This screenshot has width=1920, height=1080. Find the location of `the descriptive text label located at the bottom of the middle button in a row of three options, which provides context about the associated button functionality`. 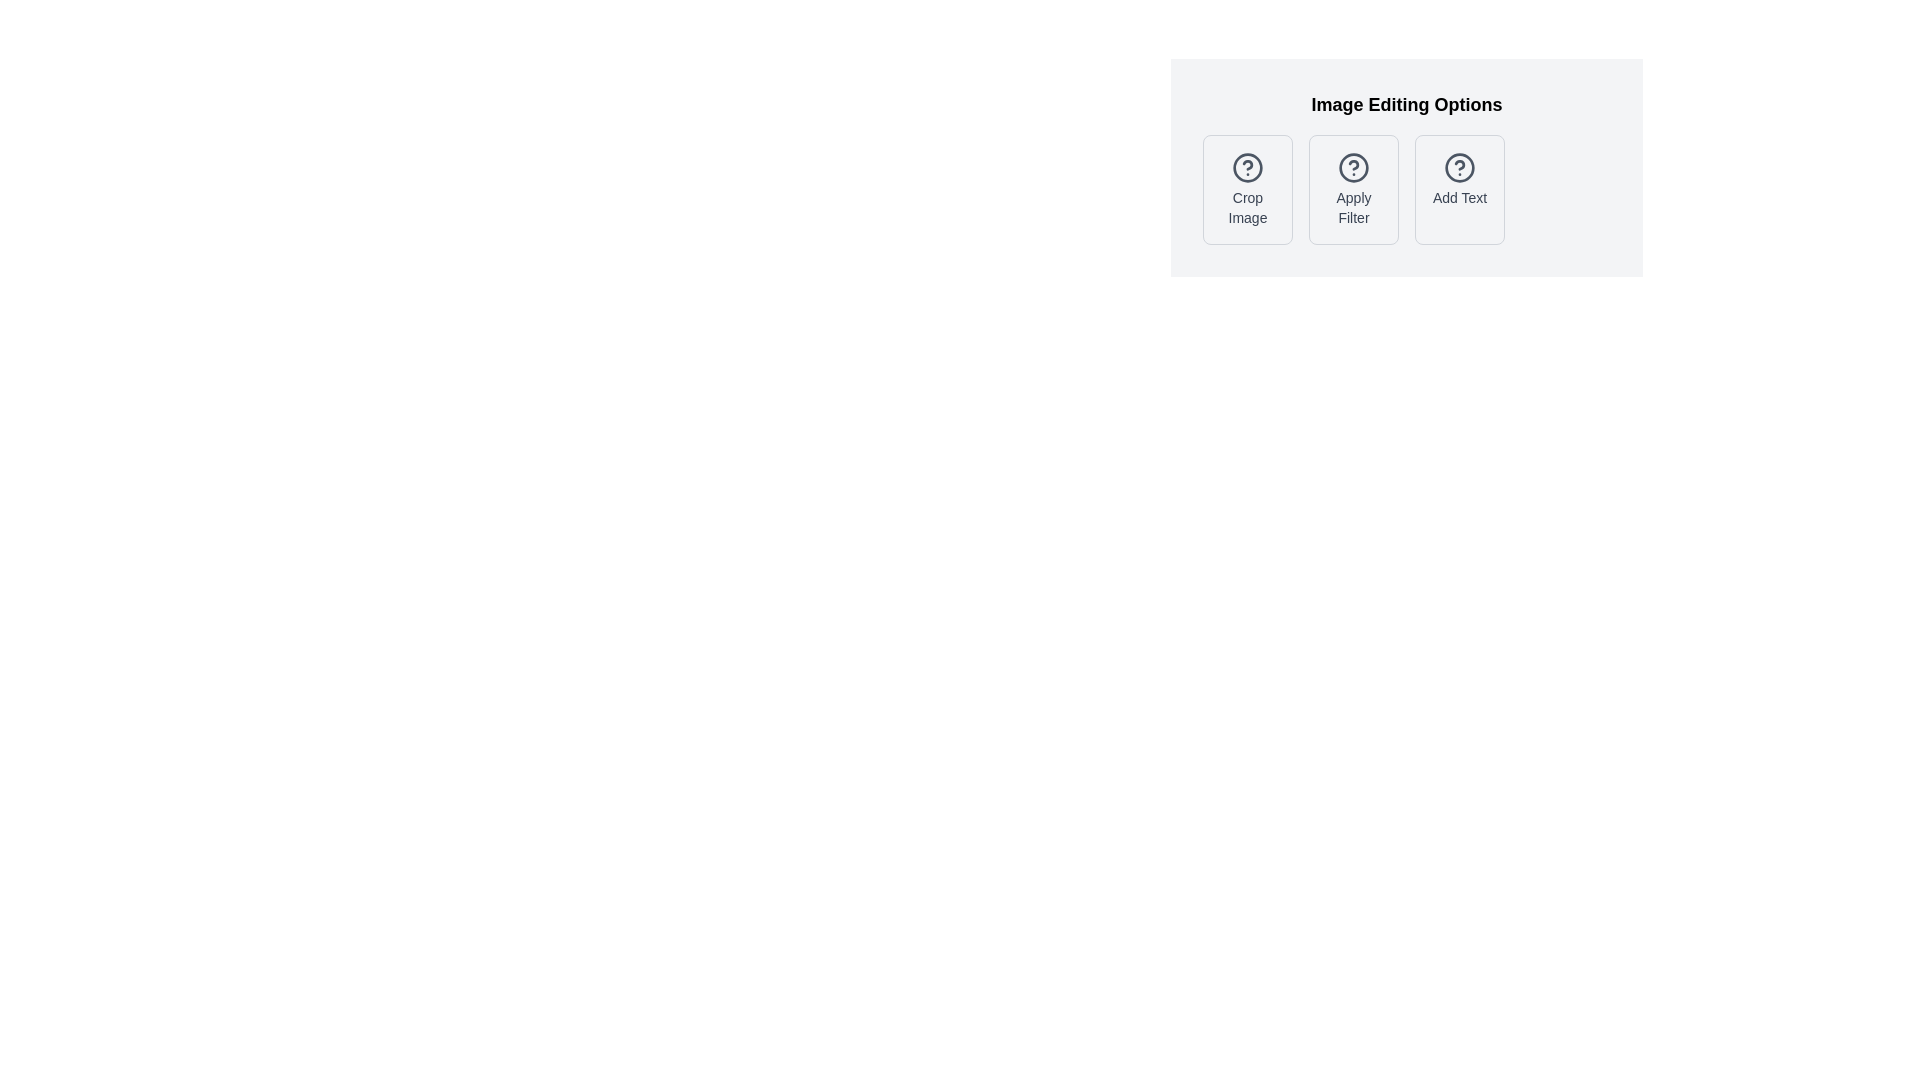

the descriptive text label located at the bottom of the middle button in a row of three options, which provides context about the associated button functionality is located at coordinates (1353, 208).